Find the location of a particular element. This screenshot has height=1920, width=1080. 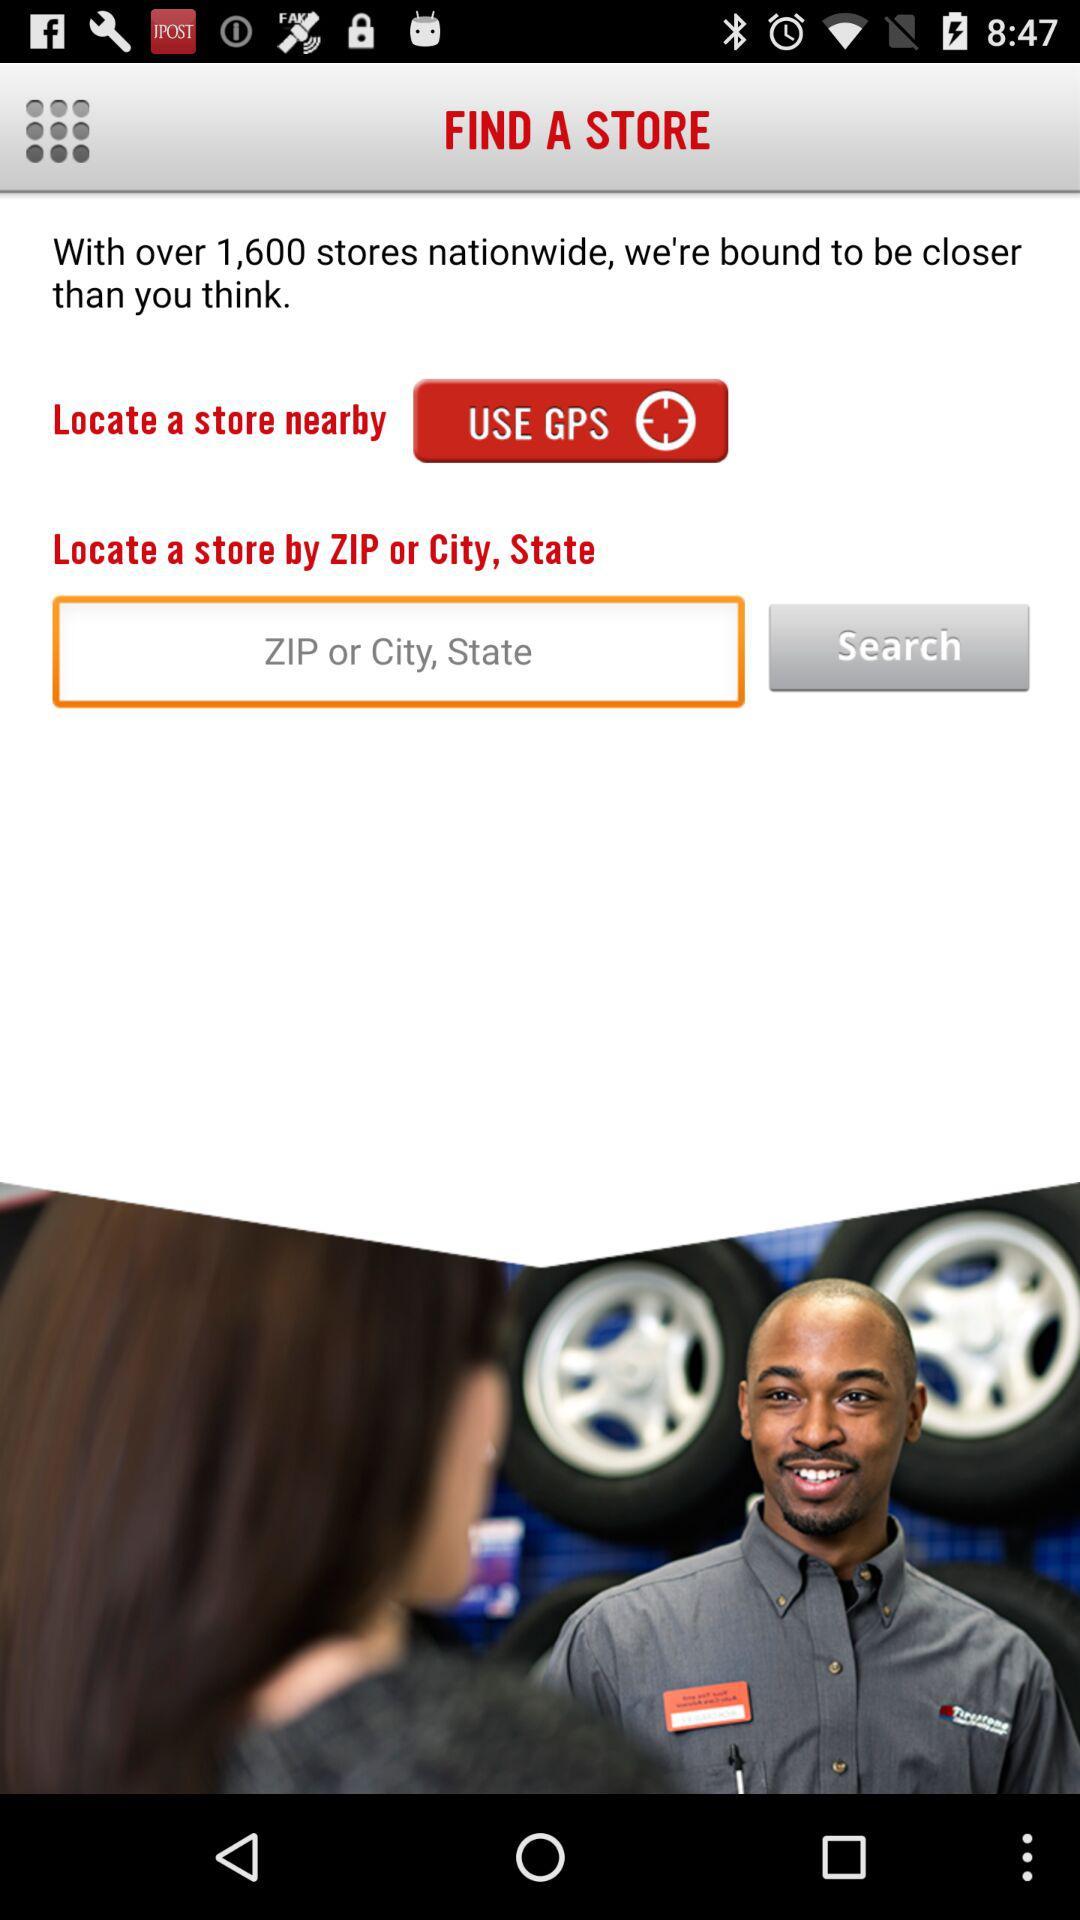

app above with over 1 is located at coordinates (56, 130).